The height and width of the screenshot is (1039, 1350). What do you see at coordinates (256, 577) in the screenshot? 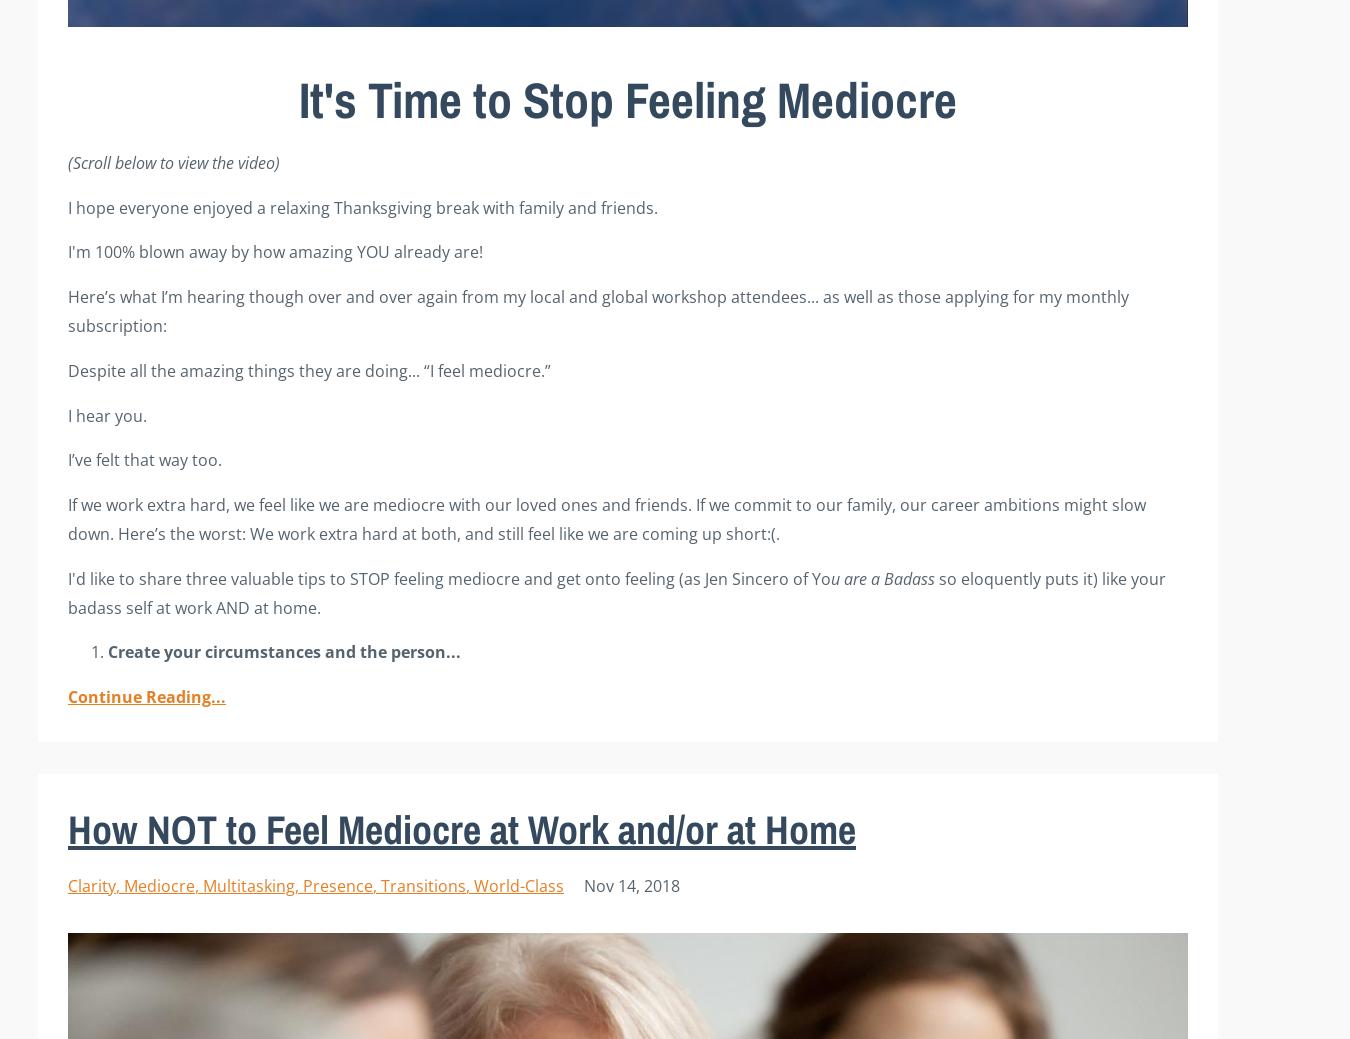
I see `'I'd like to share three valuable tips to STOP feeling'` at bounding box center [256, 577].